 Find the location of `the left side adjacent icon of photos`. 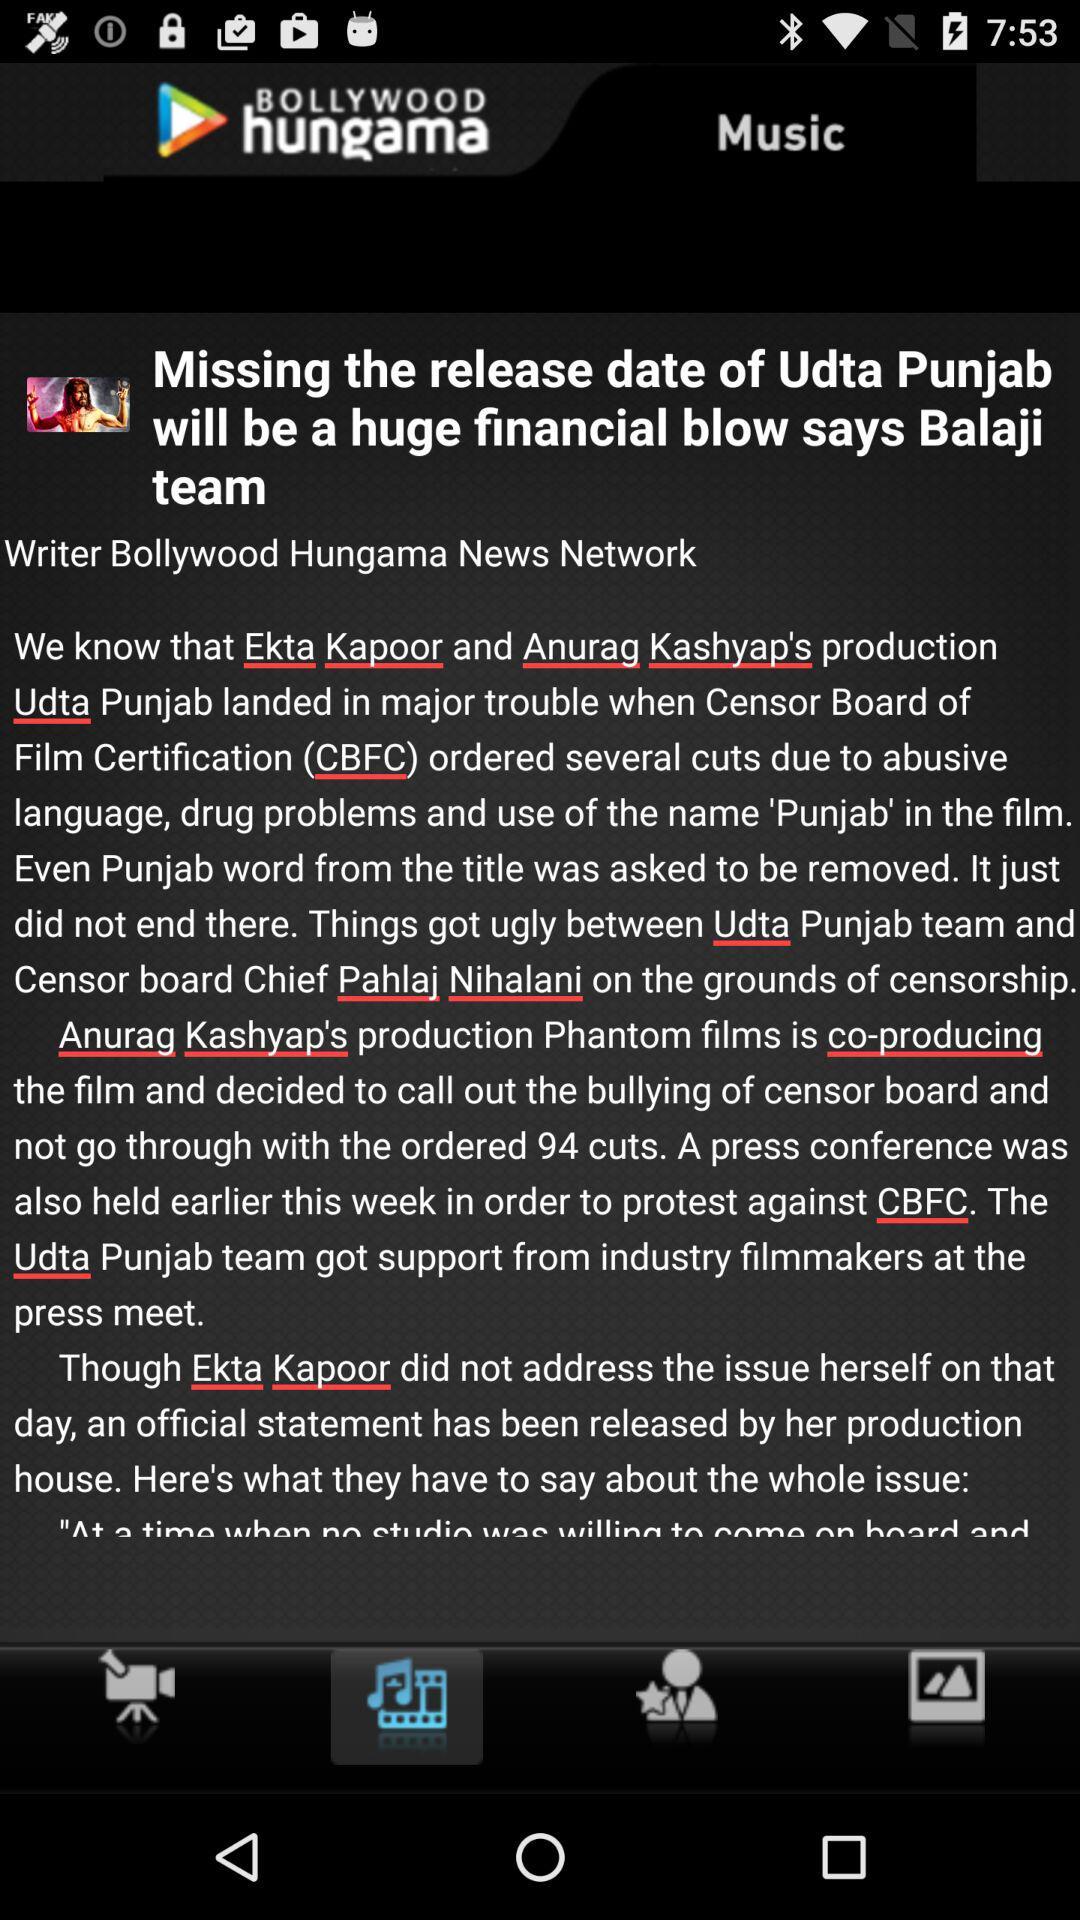

the left side adjacent icon of photos is located at coordinates (676, 1697).